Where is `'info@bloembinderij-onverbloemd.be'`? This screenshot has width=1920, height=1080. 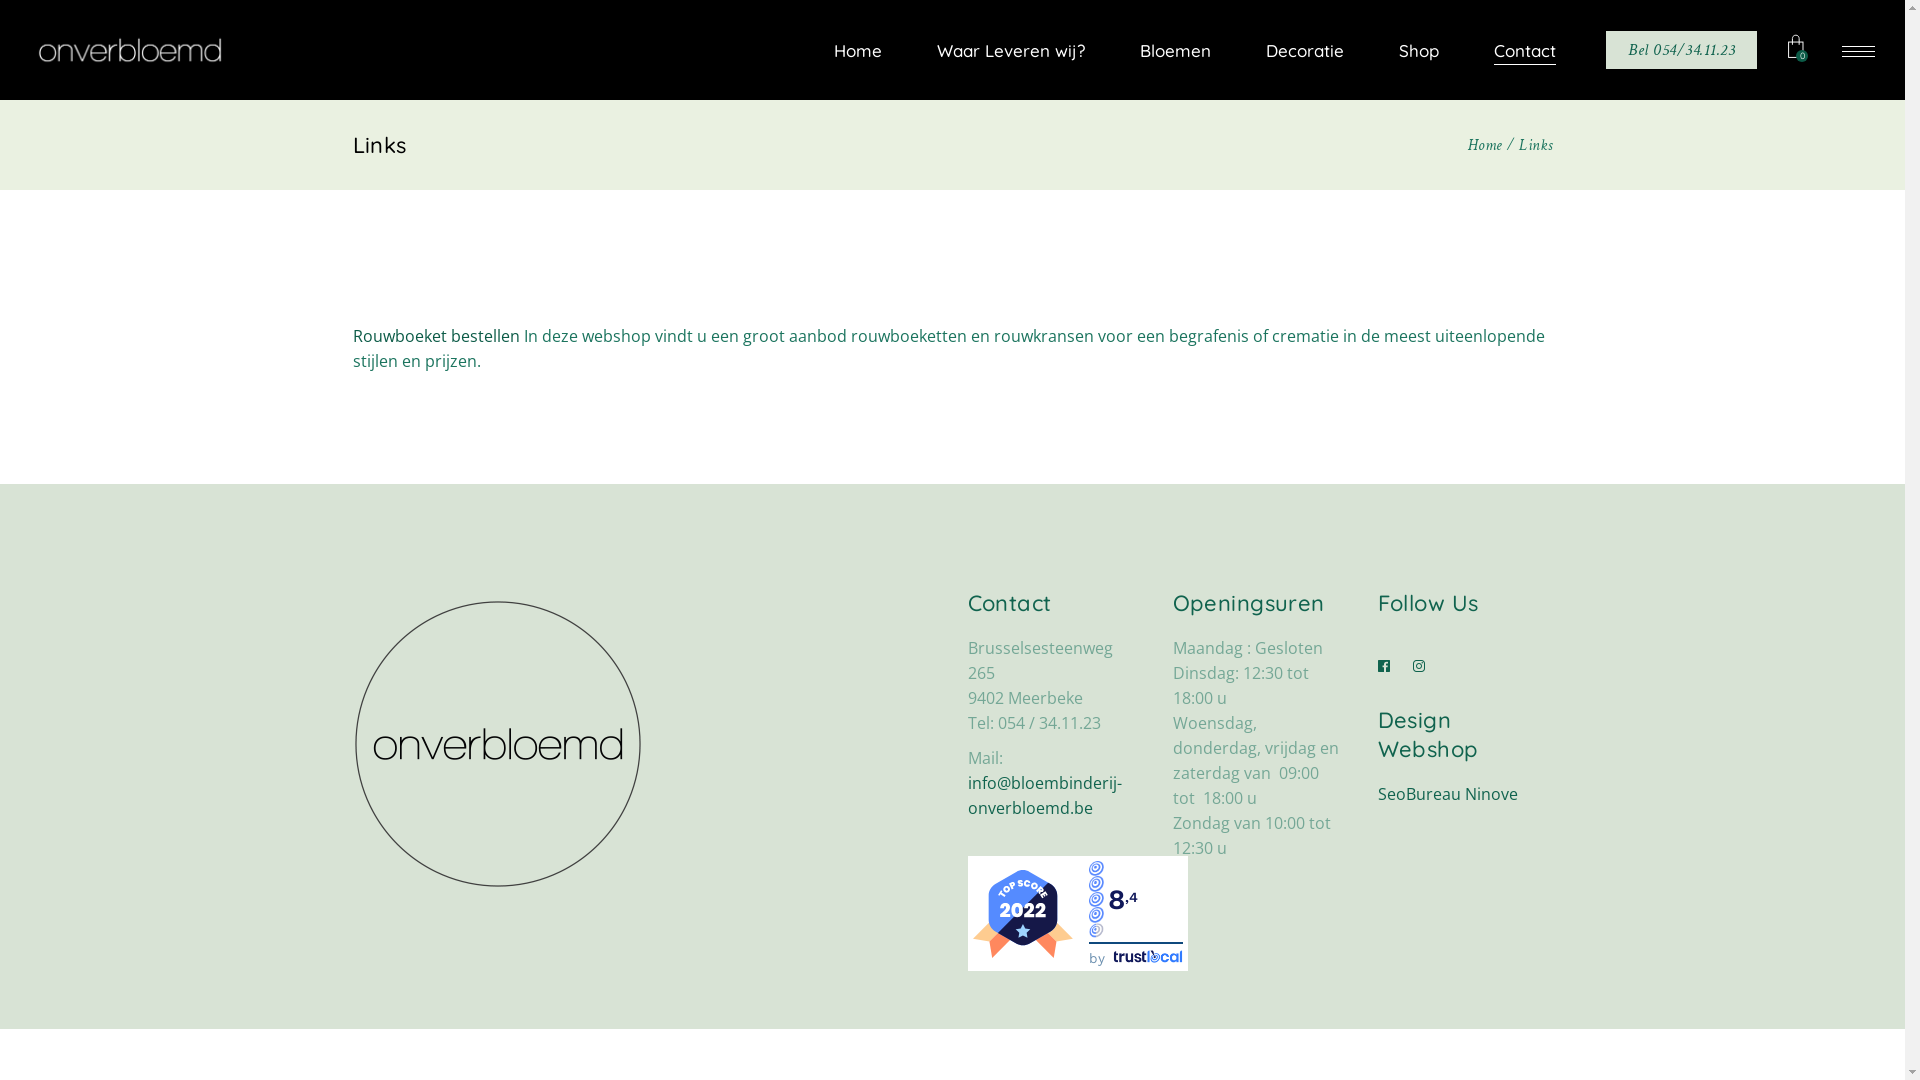
'info@bloembinderij-onverbloemd.be' is located at coordinates (1044, 794).